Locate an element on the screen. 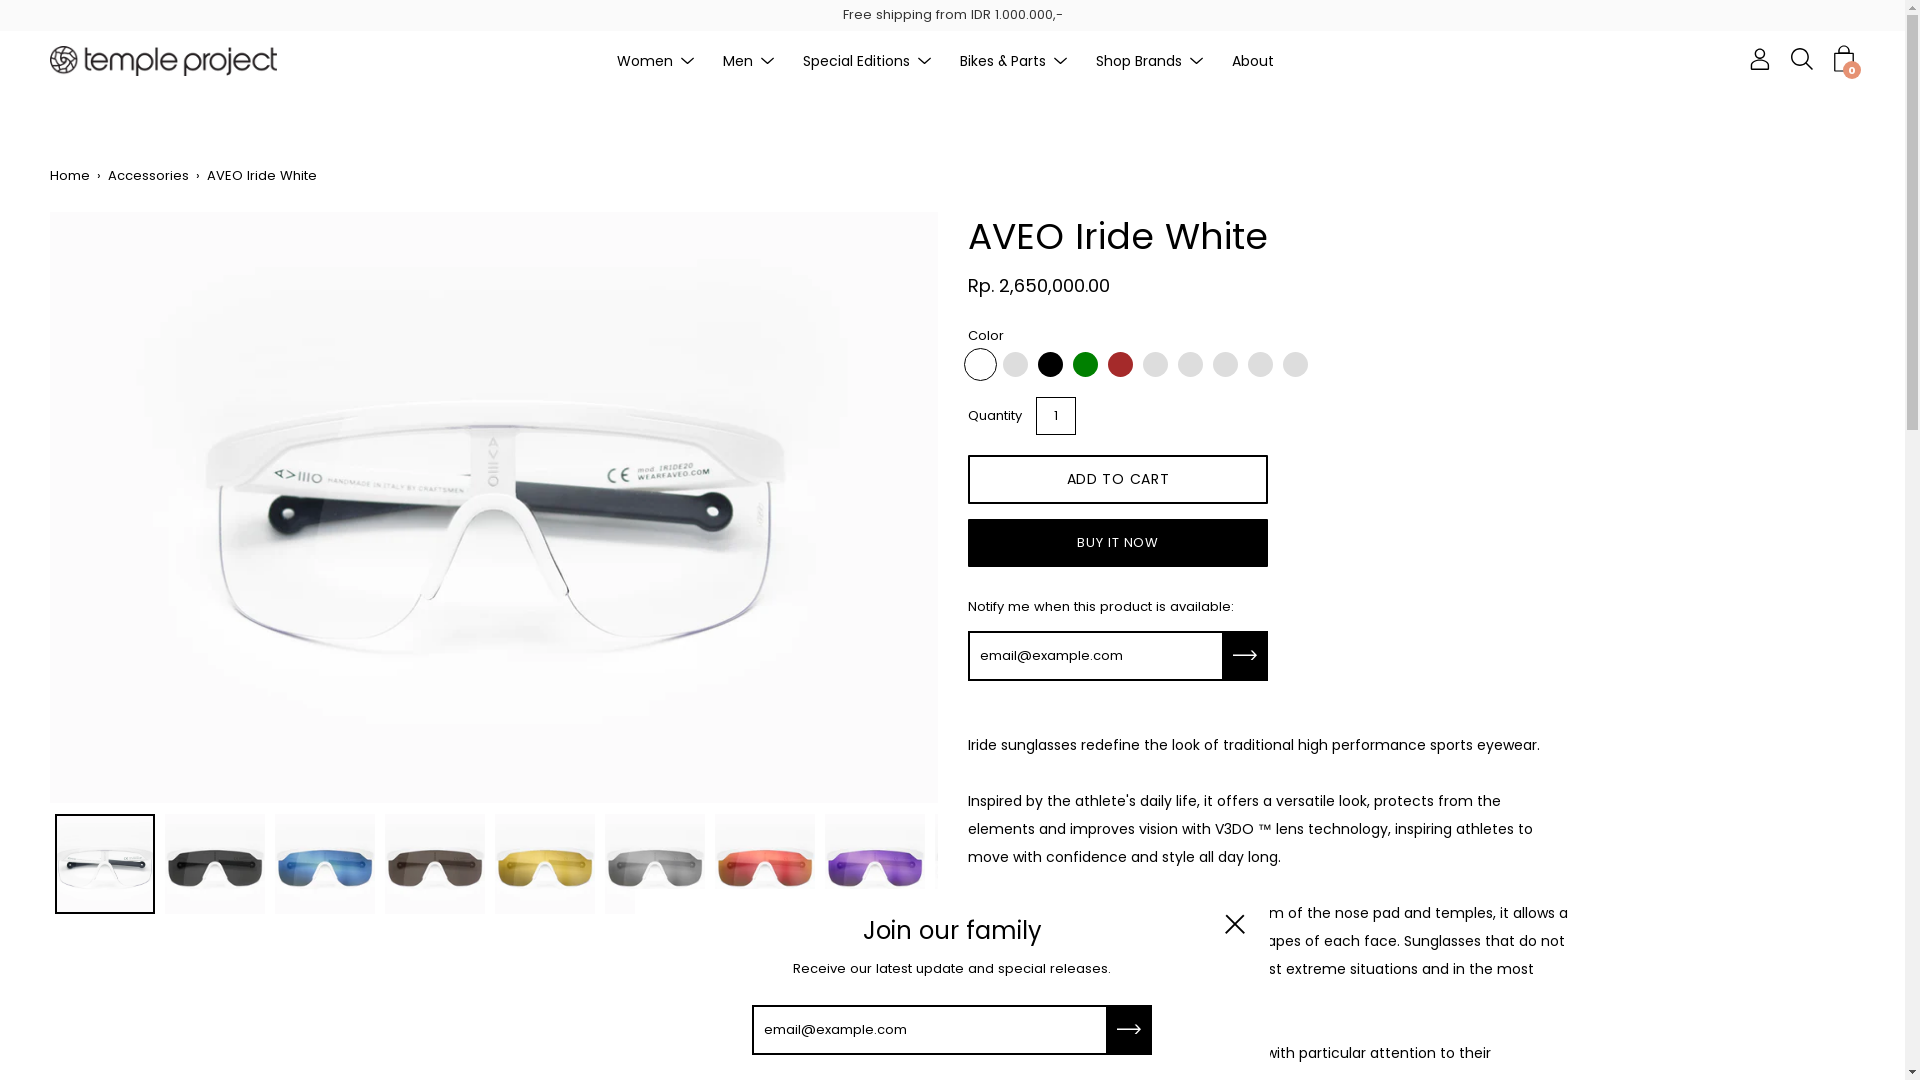 The image size is (1920, 1080). 'BUY IT NOW' is located at coordinates (1117, 543).